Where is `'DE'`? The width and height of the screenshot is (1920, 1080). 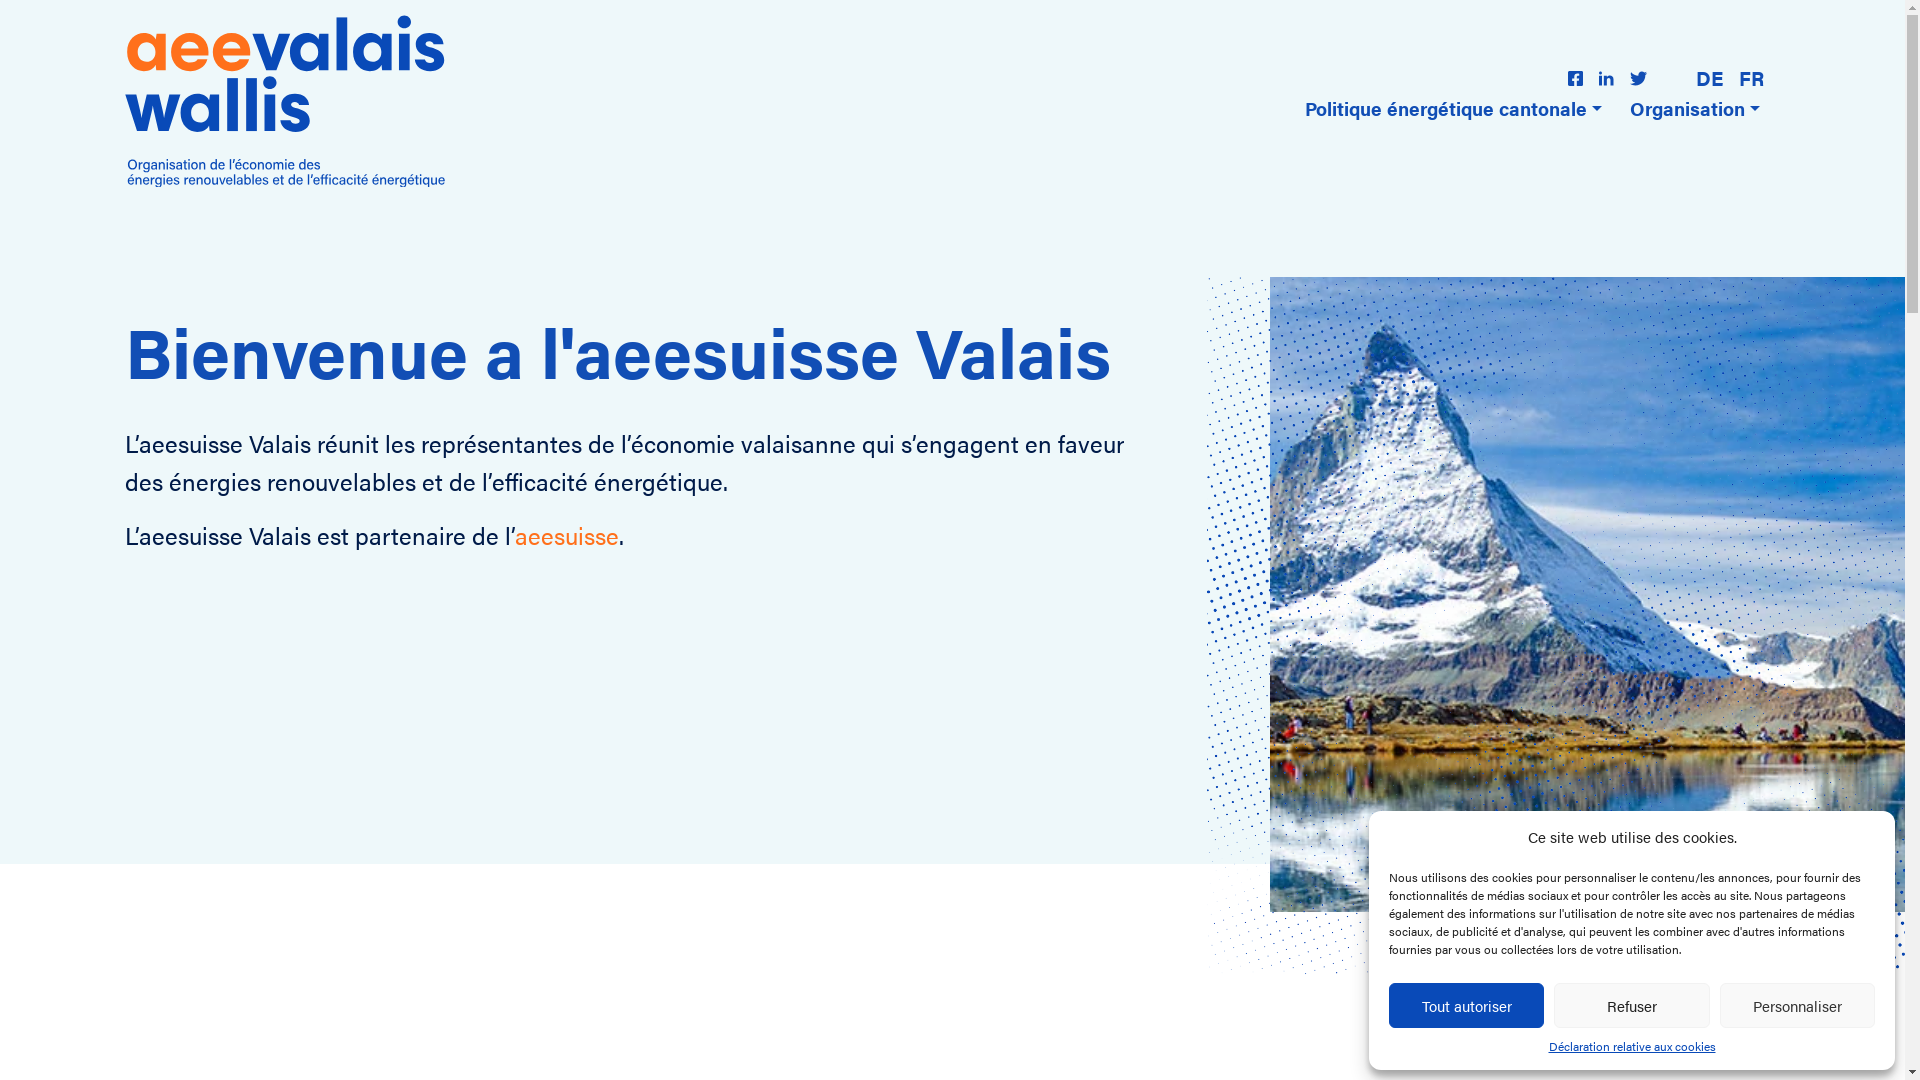
'DE' is located at coordinates (1708, 76).